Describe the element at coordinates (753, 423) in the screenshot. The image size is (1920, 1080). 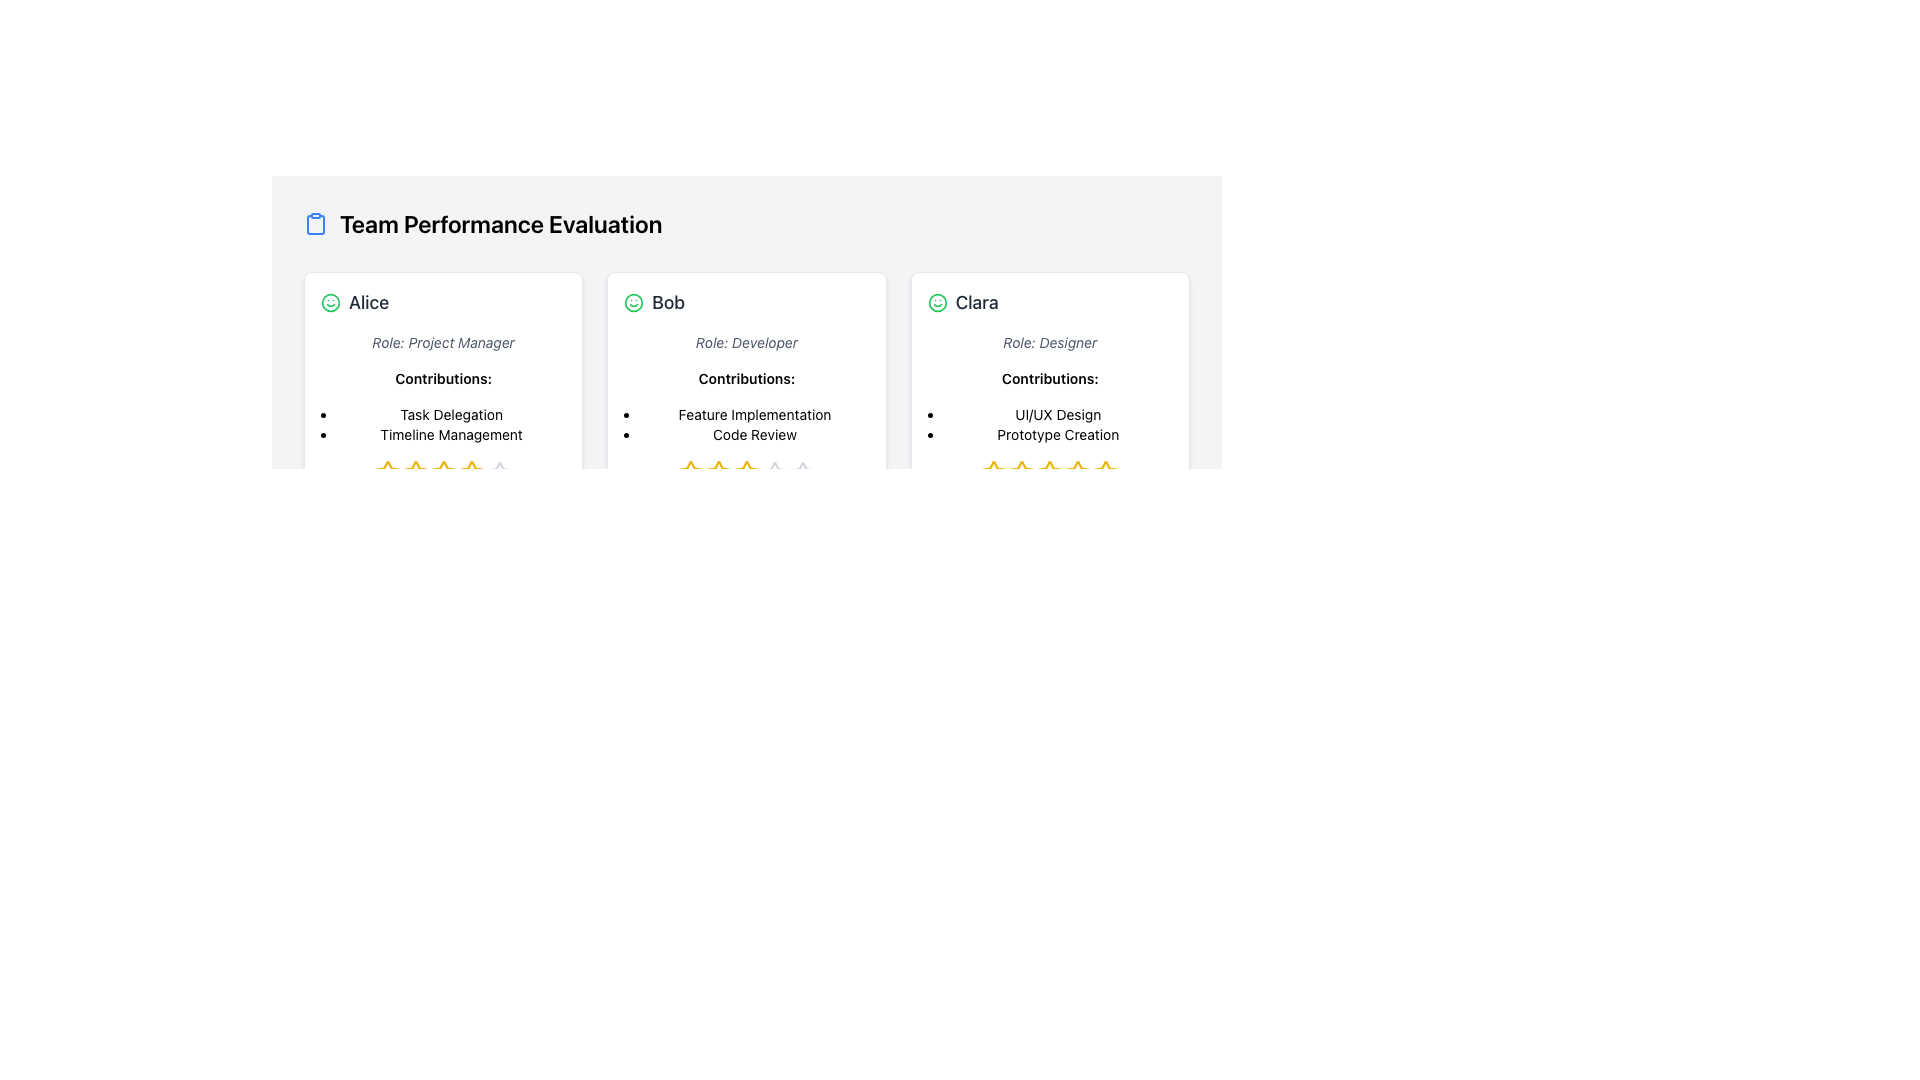
I see `the textual list item element that contains the lines 'Feature Implementation' and 'Code Review' within the card labeled 'Bob' and positioned under the 'Contributions:' heading` at that location.